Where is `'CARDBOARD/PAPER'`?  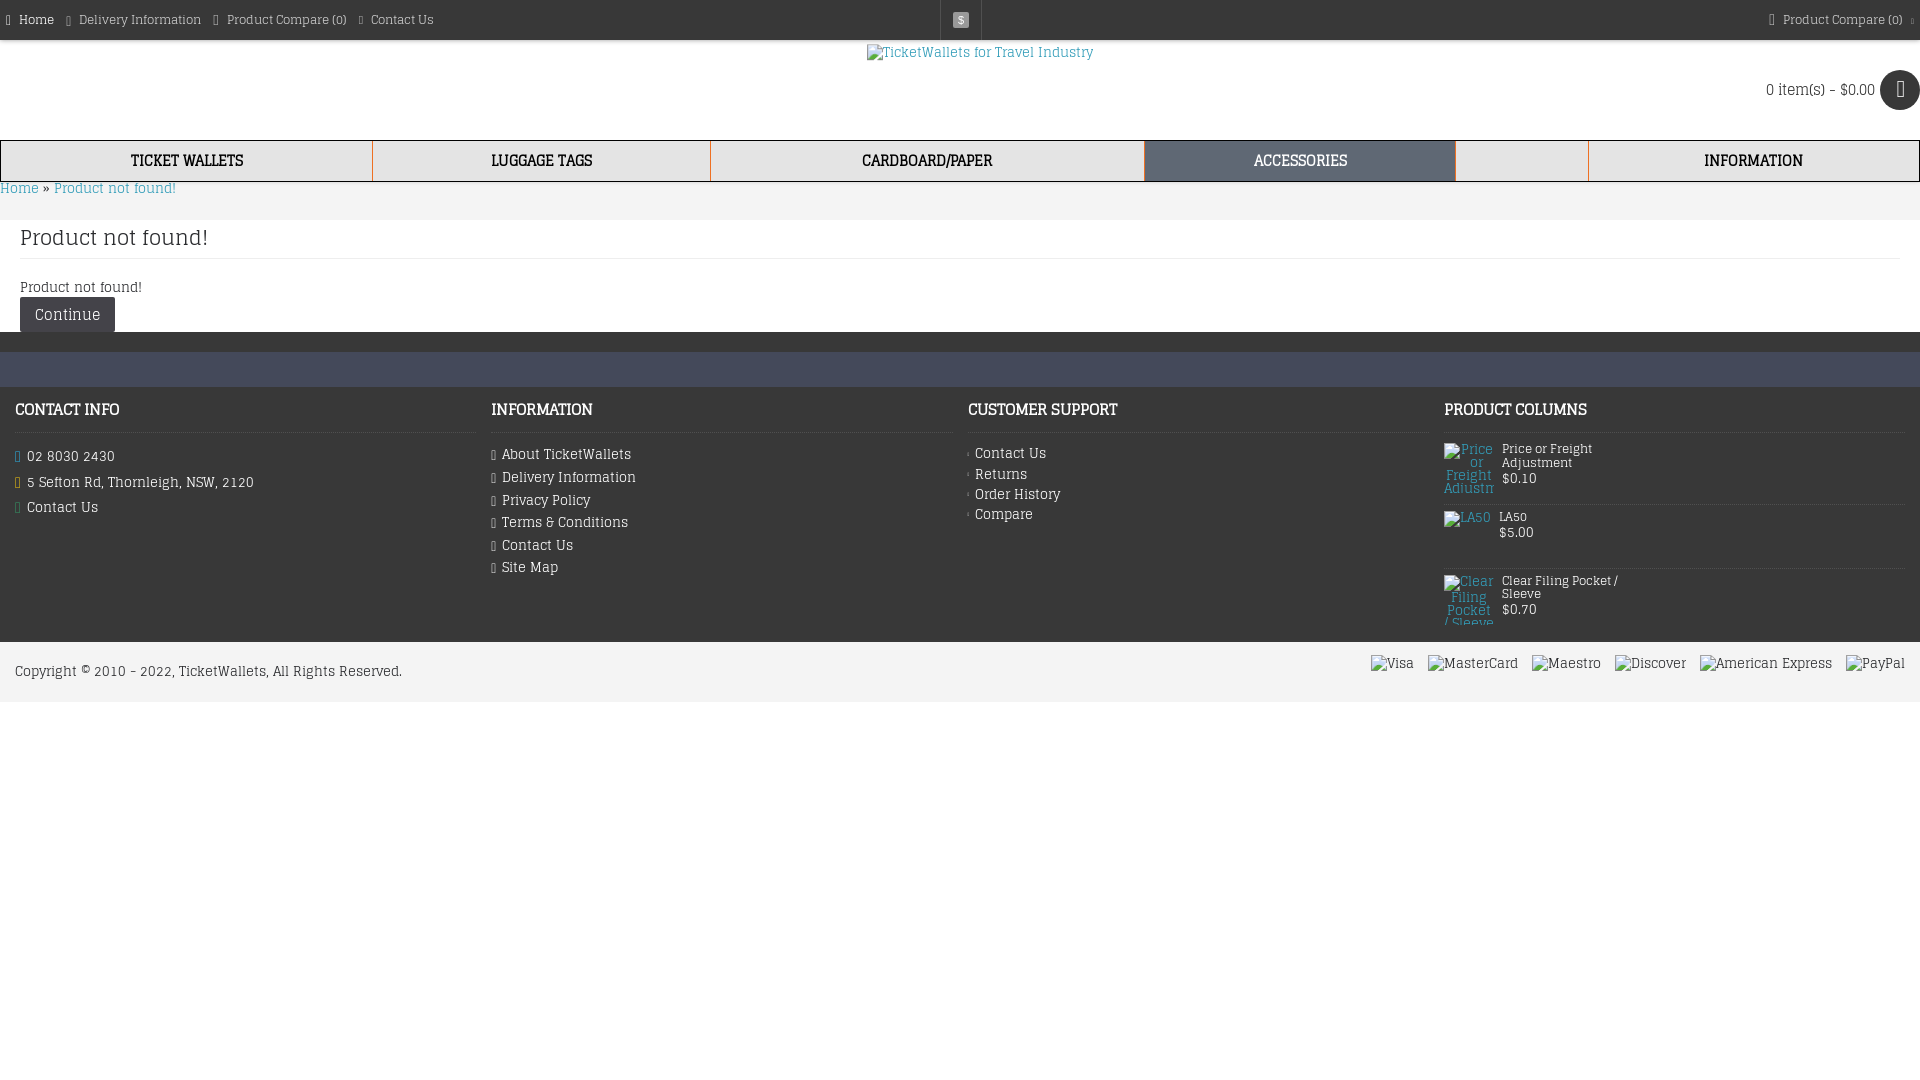 'CARDBOARD/PAPER' is located at coordinates (926, 160).